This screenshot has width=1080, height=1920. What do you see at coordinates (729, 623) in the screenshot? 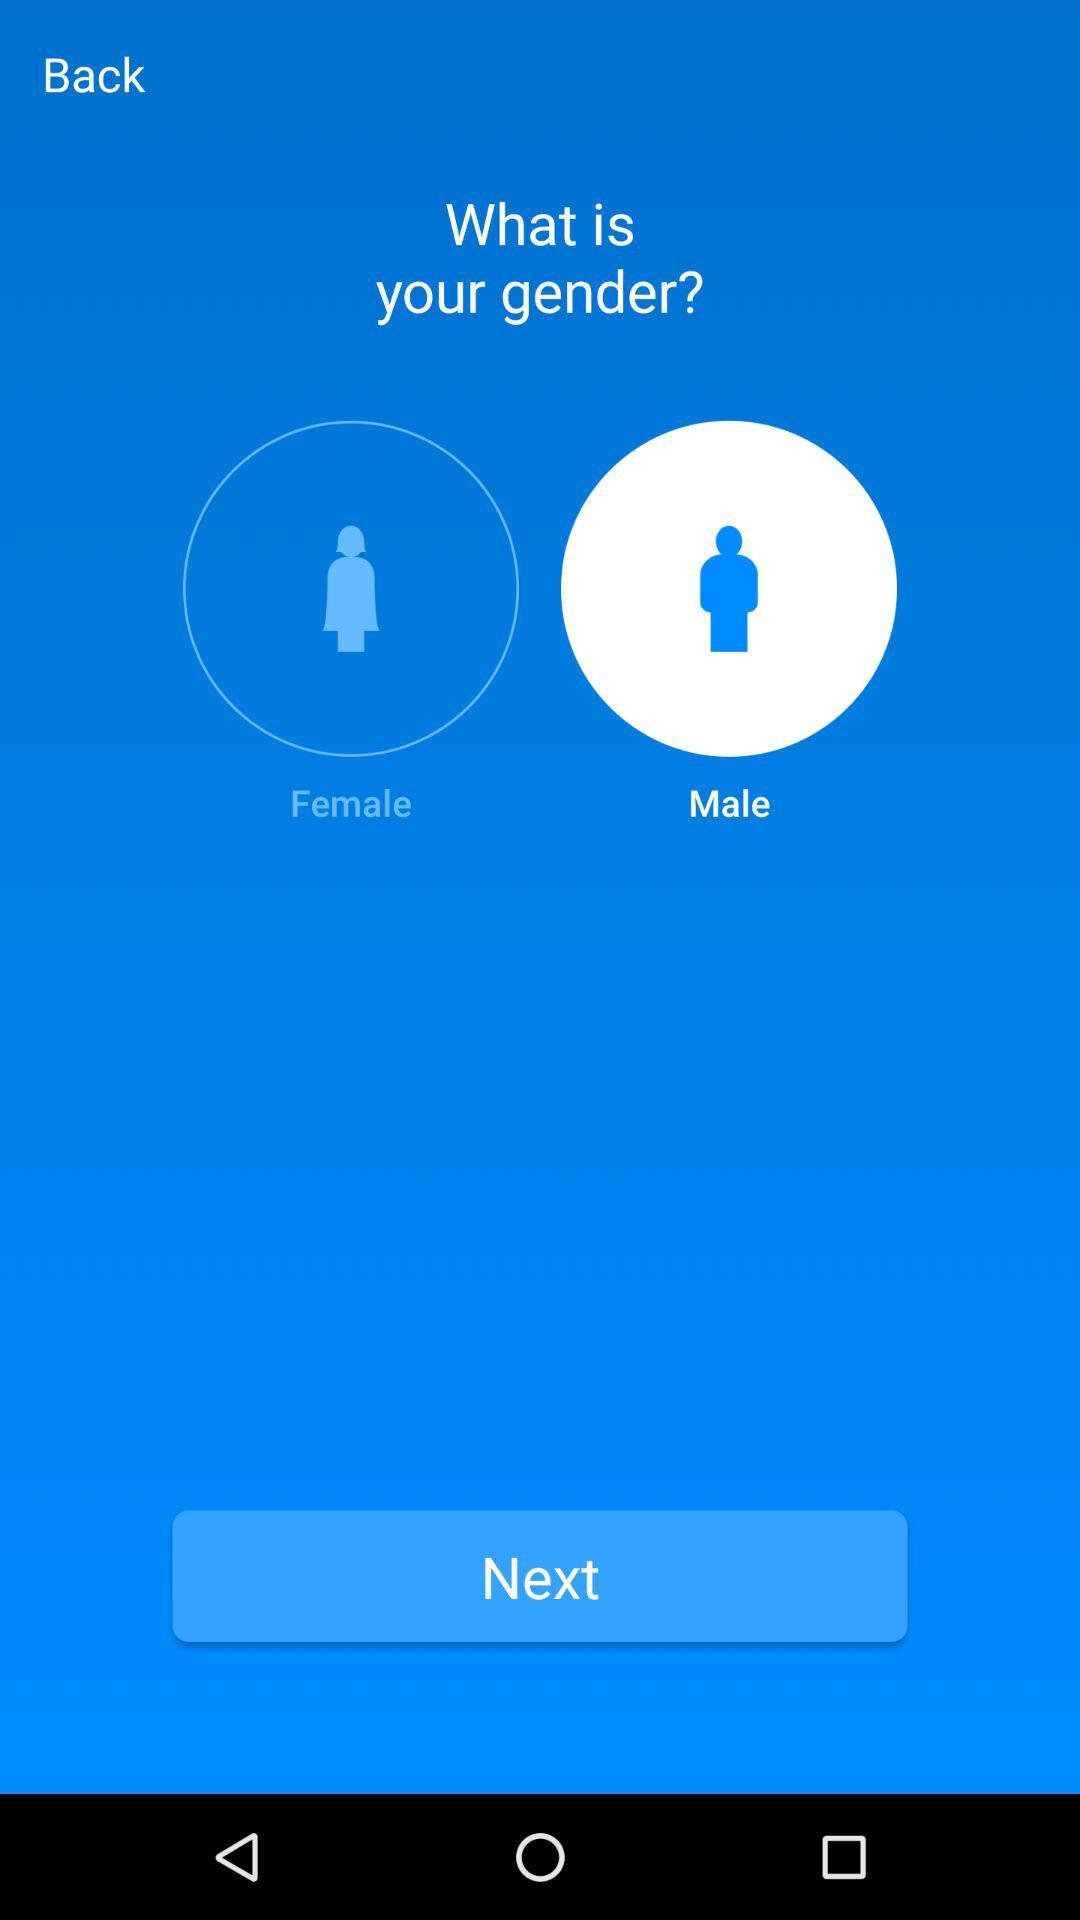
I see `item below what is your icon` at bounding box center [729, 623].